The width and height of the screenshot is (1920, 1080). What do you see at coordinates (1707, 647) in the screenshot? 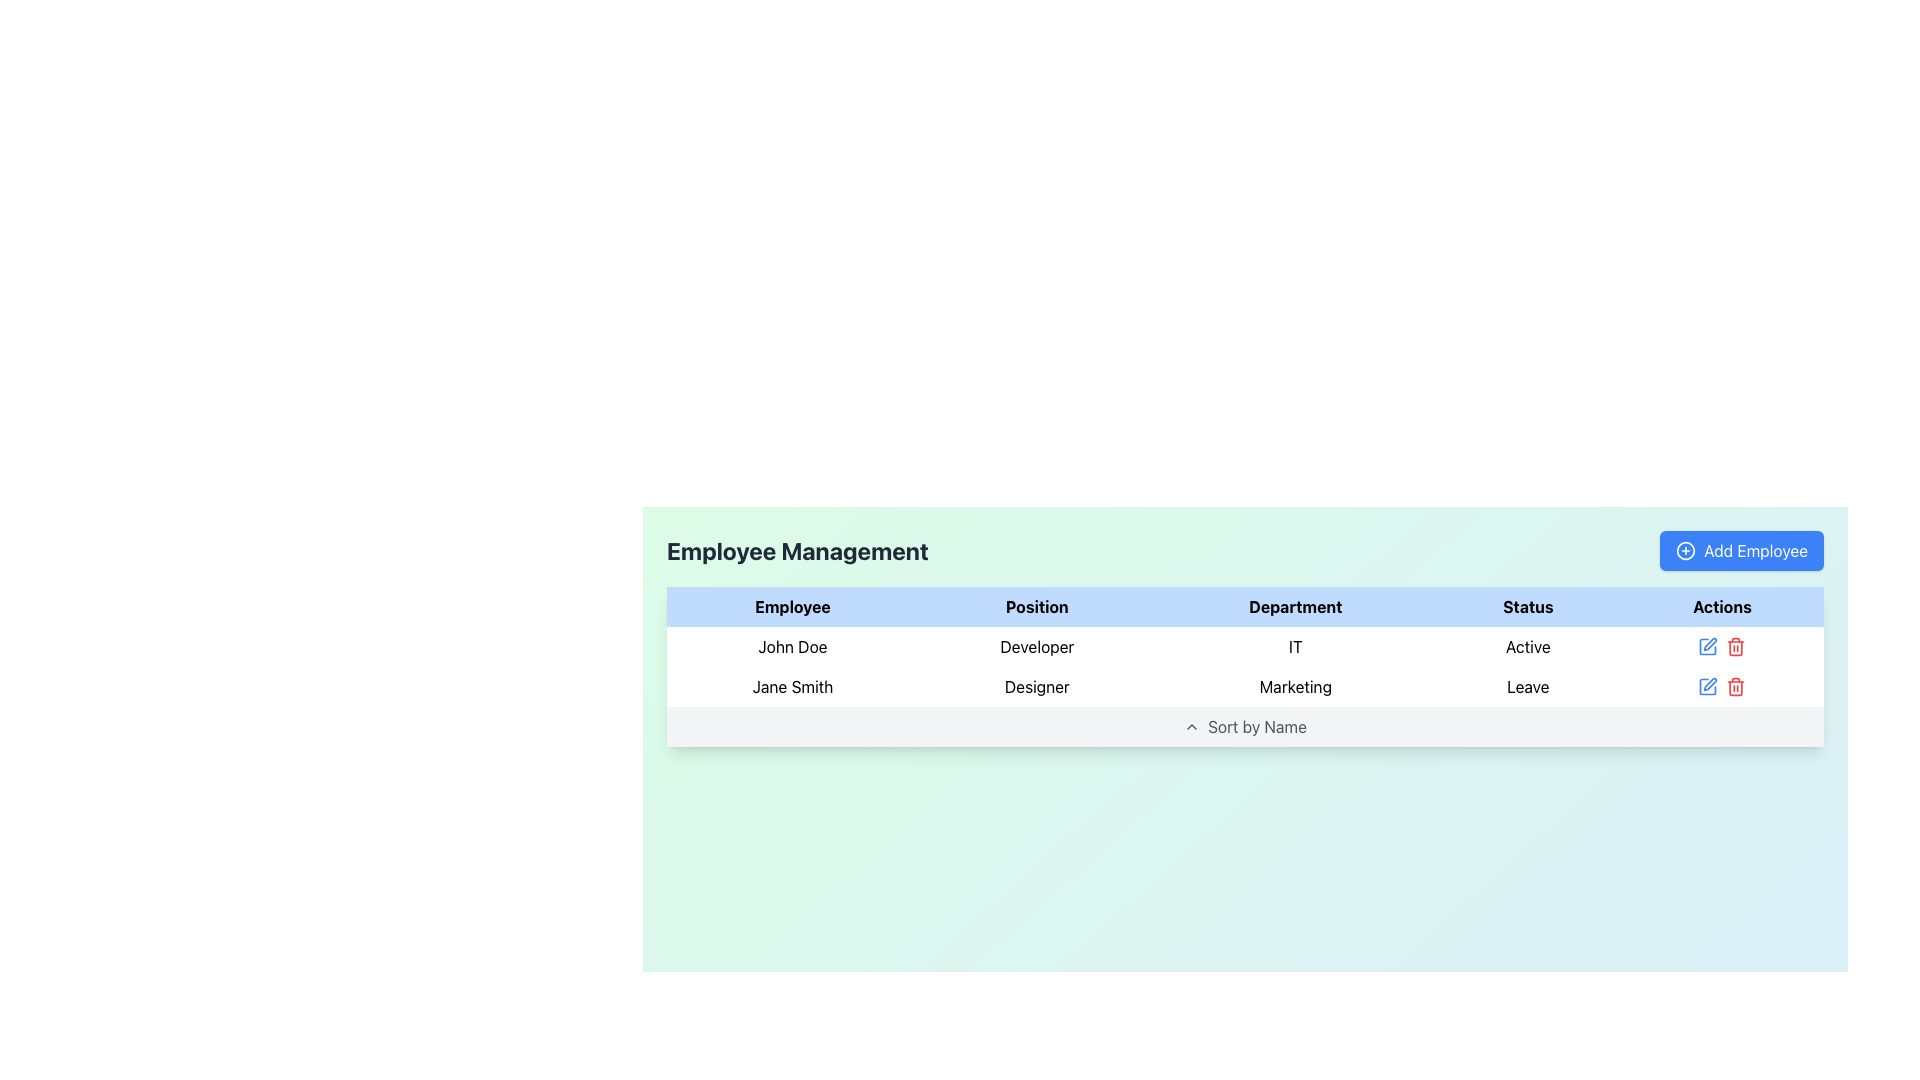
I see `the 'Edit' icon button located in the 'Actions' column beside the 'John Doe' entry to initiate editing` at bounding box center [1707, 647].